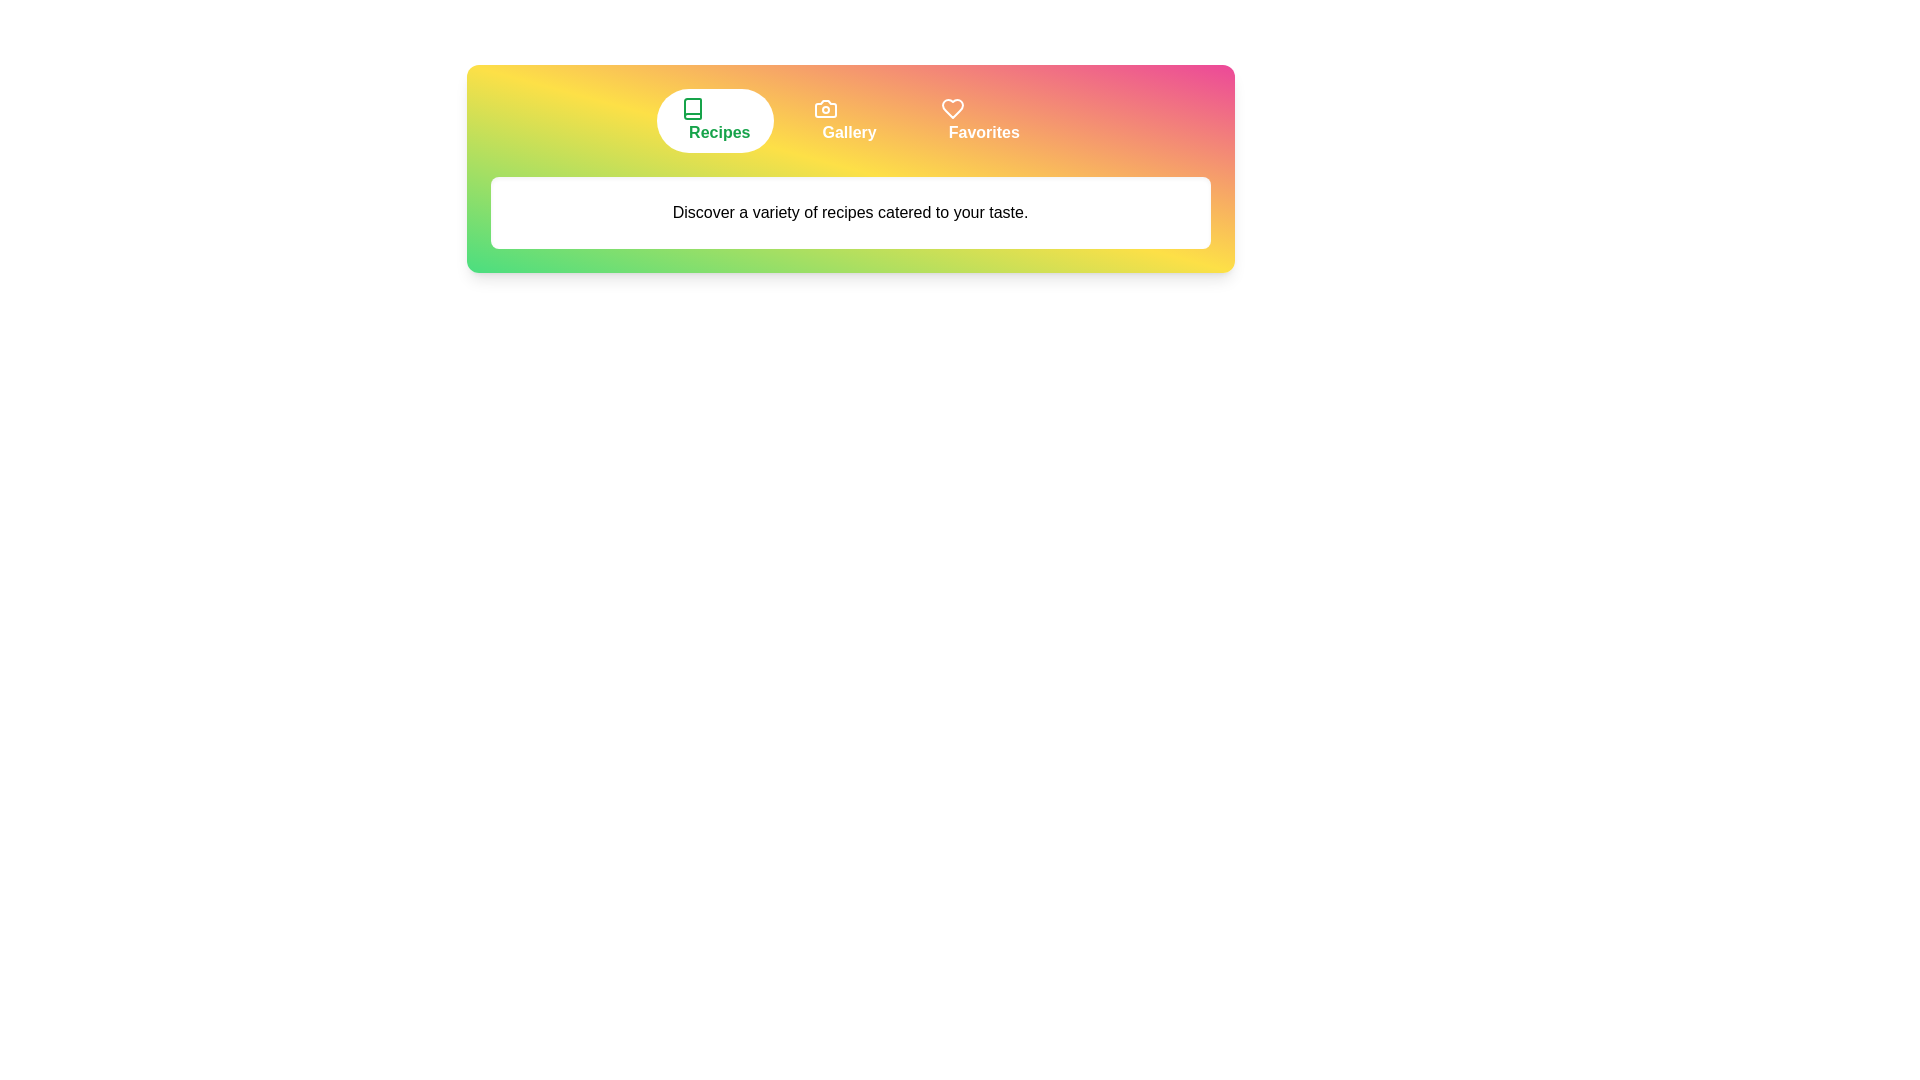 The height and width of the screenshot is (1080, 1920). What do you see at coordinates (715, 120) in the screenshot?
I see `the tab labeled 'Recipes' to view its content` at bounding box center [715, 120].